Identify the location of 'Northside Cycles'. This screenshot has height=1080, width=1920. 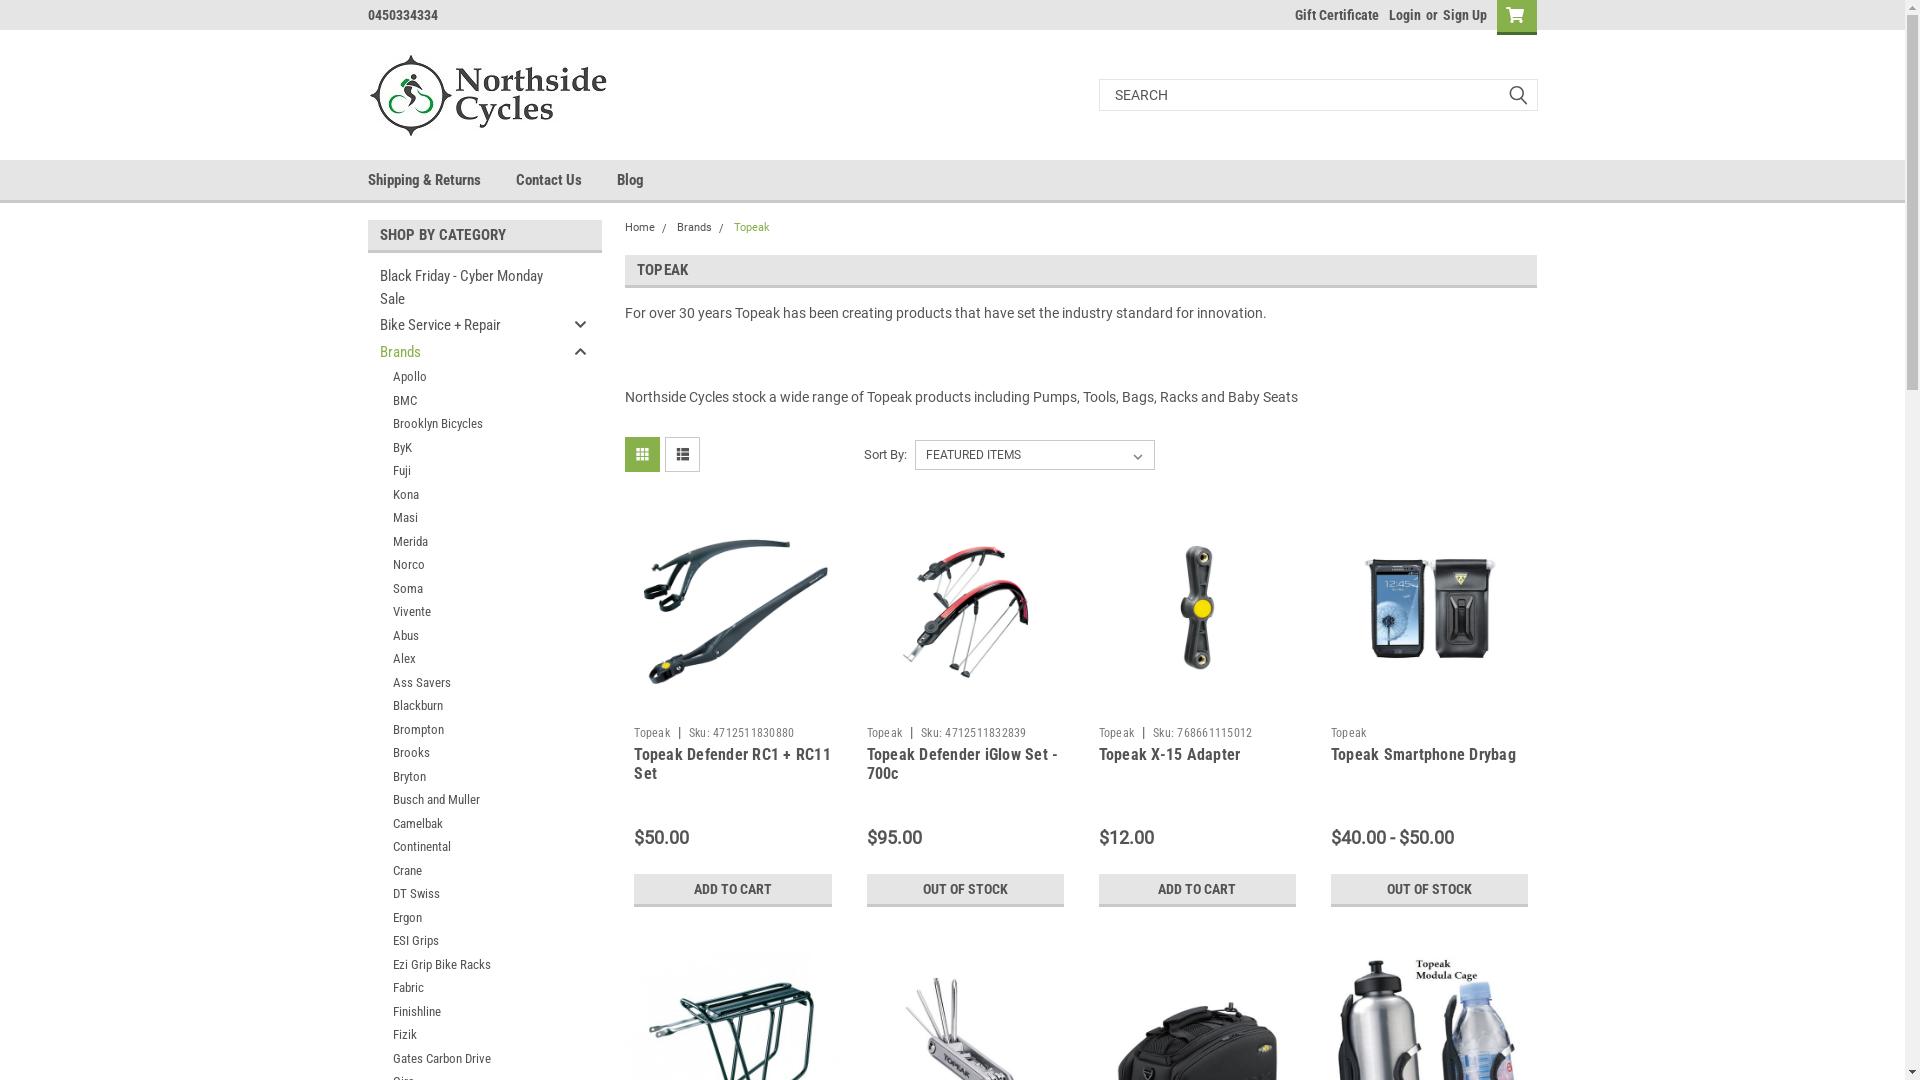
(493, 94).